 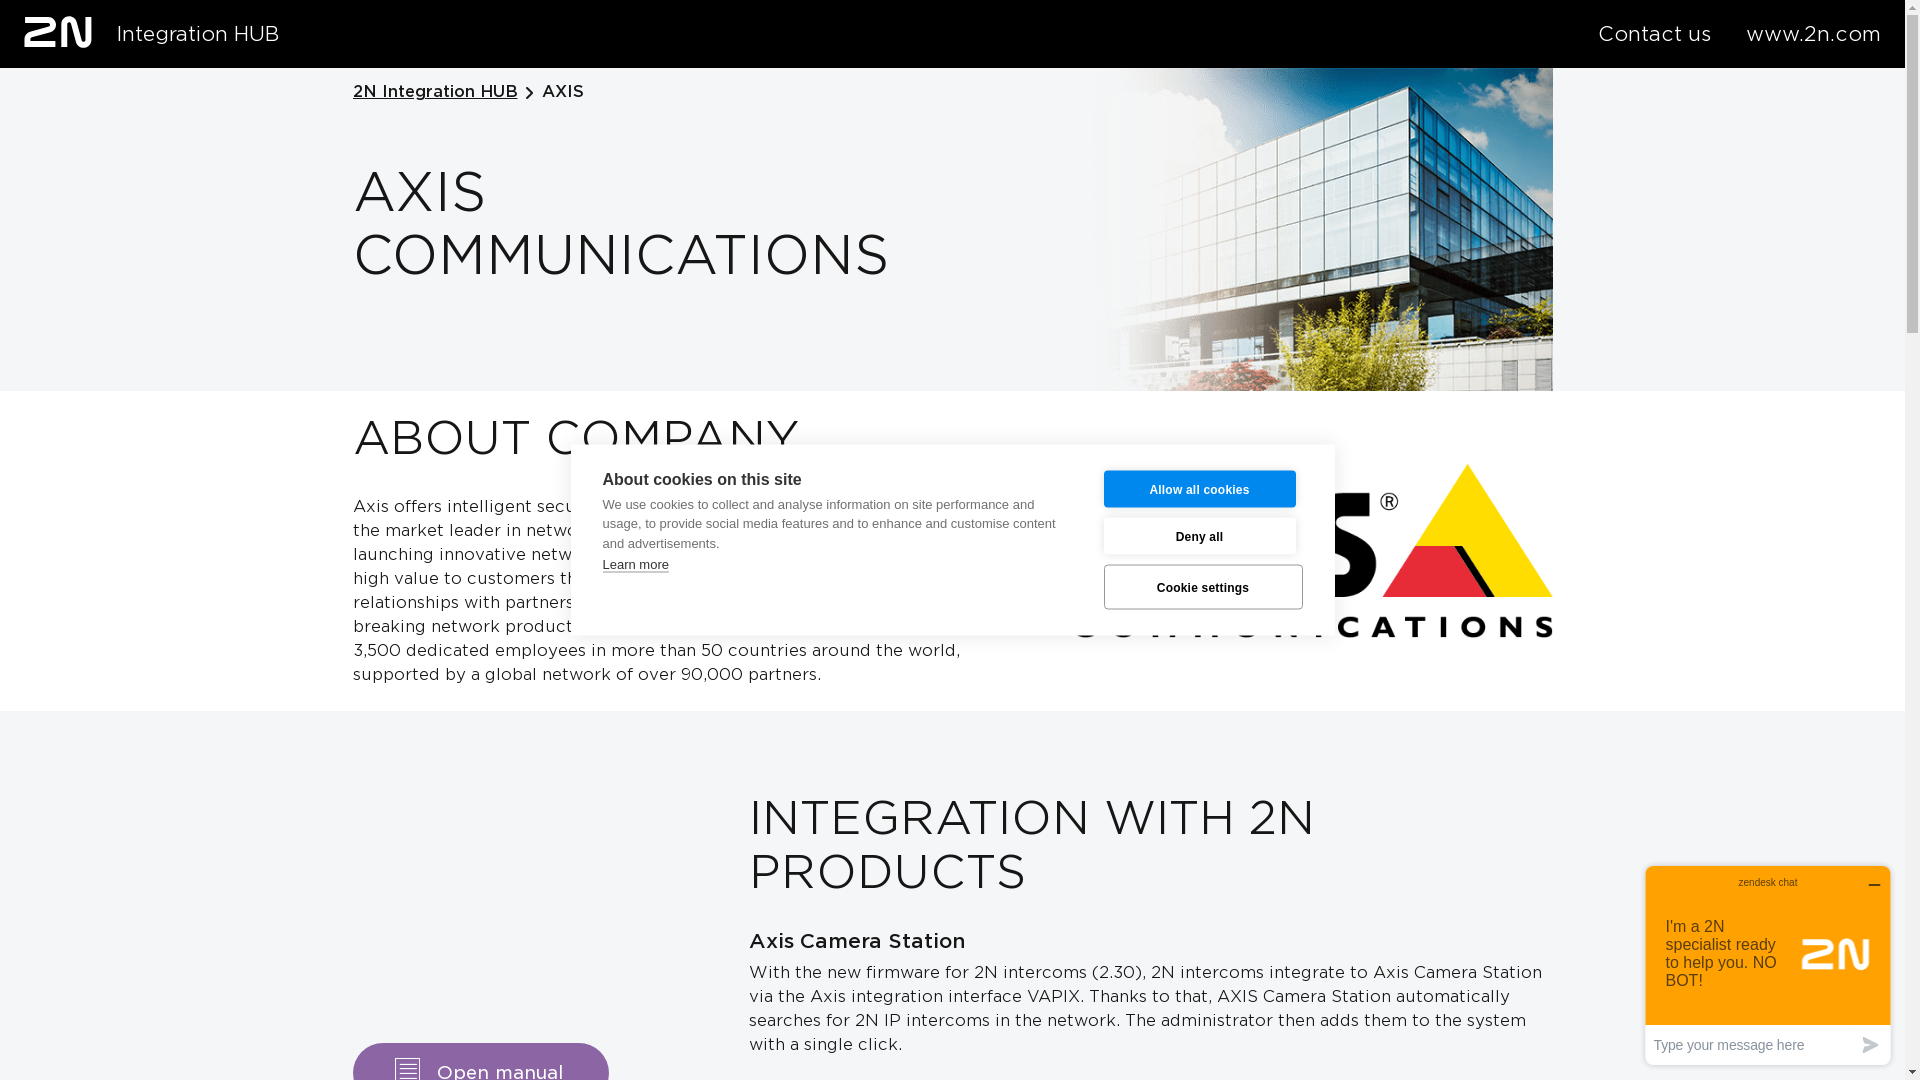 I want to click on 'Cookie settings', so click(x=1202, y=585).